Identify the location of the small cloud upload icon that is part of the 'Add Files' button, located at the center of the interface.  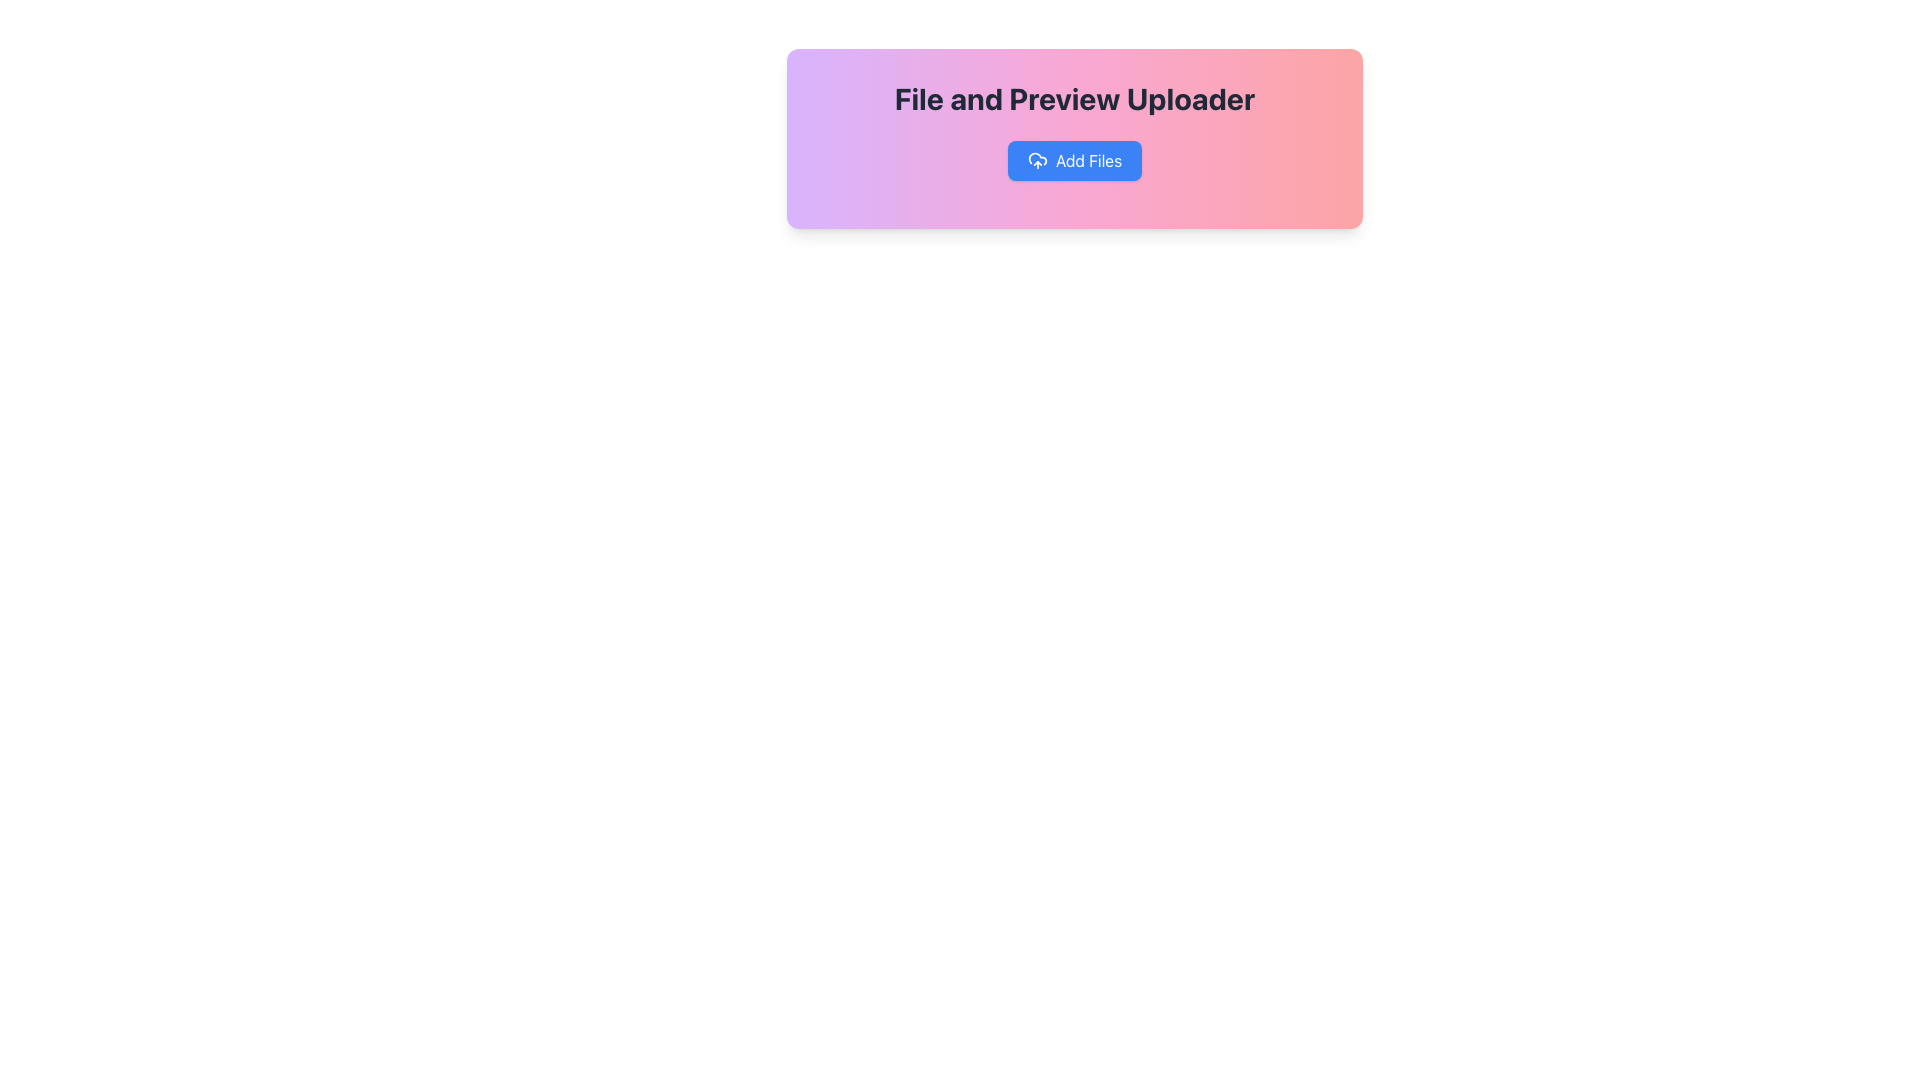
(1037, 160).